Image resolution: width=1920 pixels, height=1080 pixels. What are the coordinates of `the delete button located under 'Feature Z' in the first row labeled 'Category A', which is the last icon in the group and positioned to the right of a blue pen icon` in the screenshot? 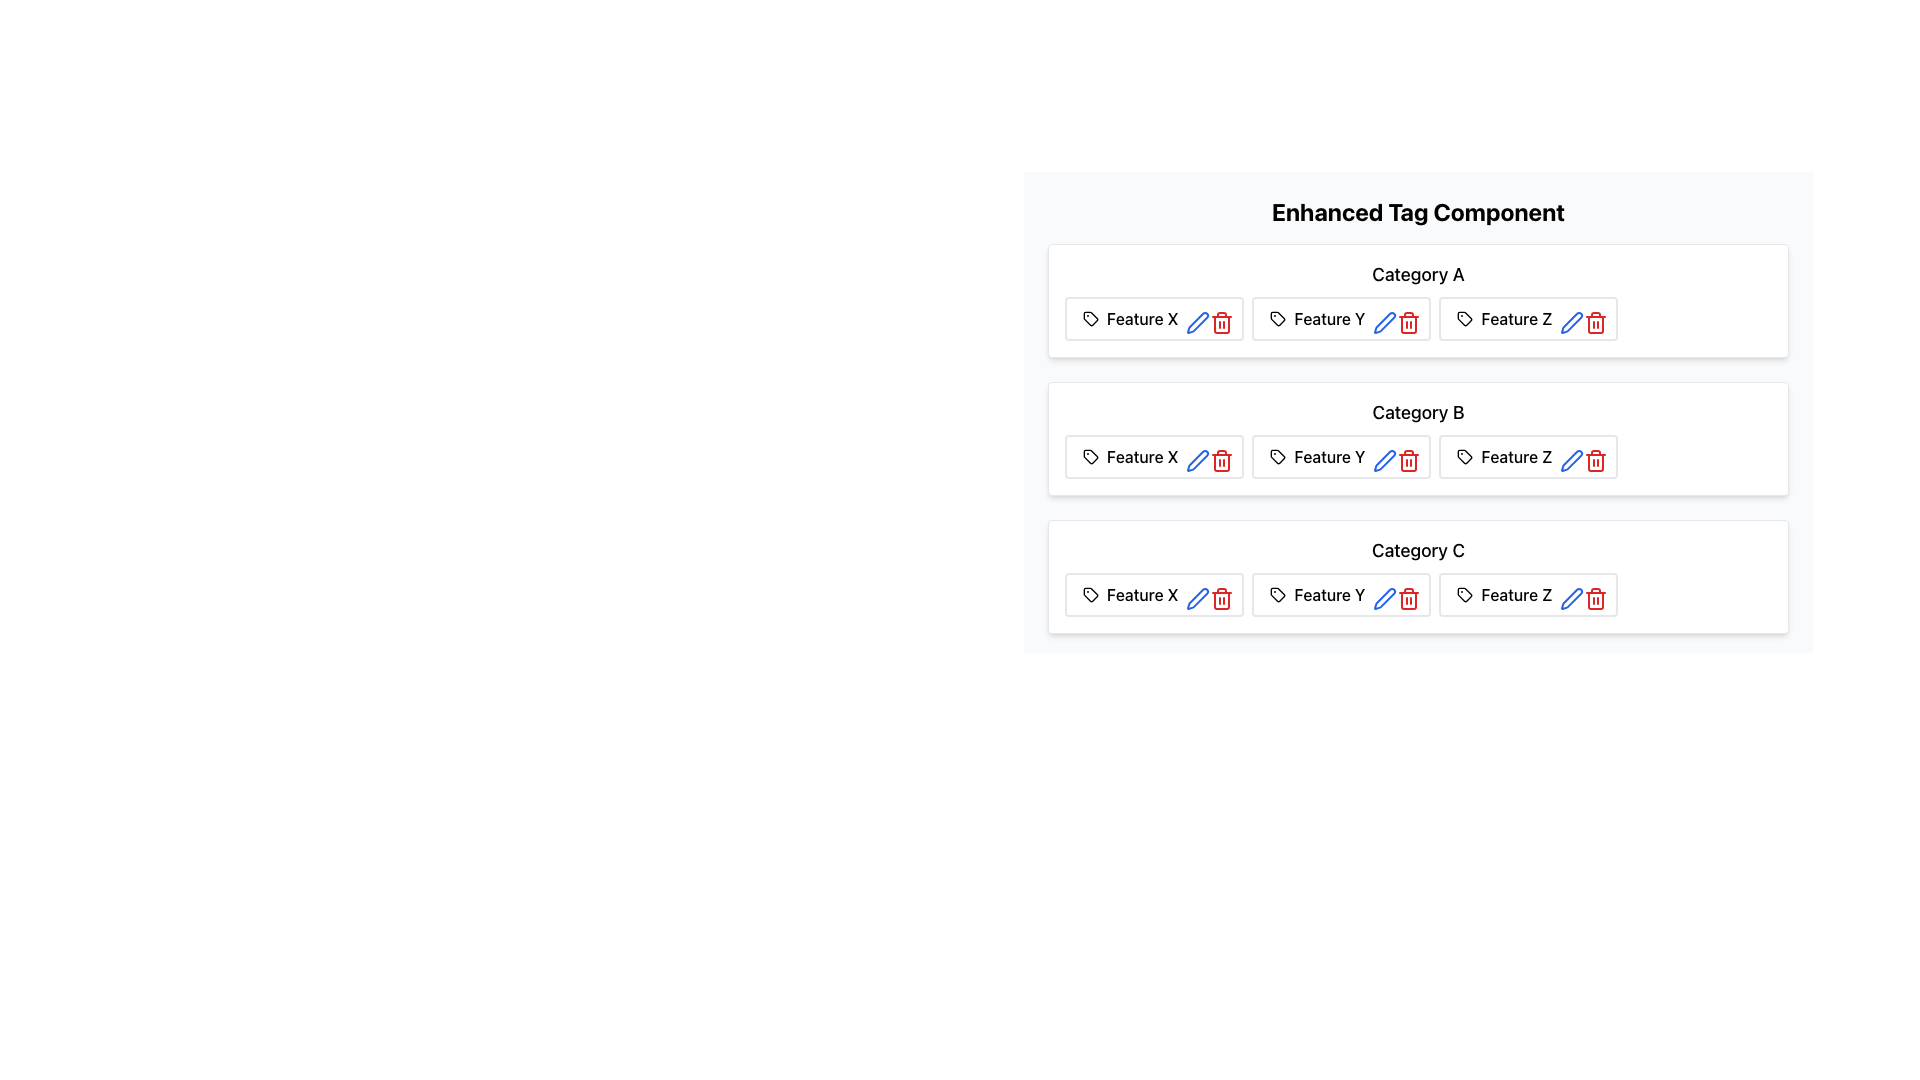 It's located at (1591, 318).